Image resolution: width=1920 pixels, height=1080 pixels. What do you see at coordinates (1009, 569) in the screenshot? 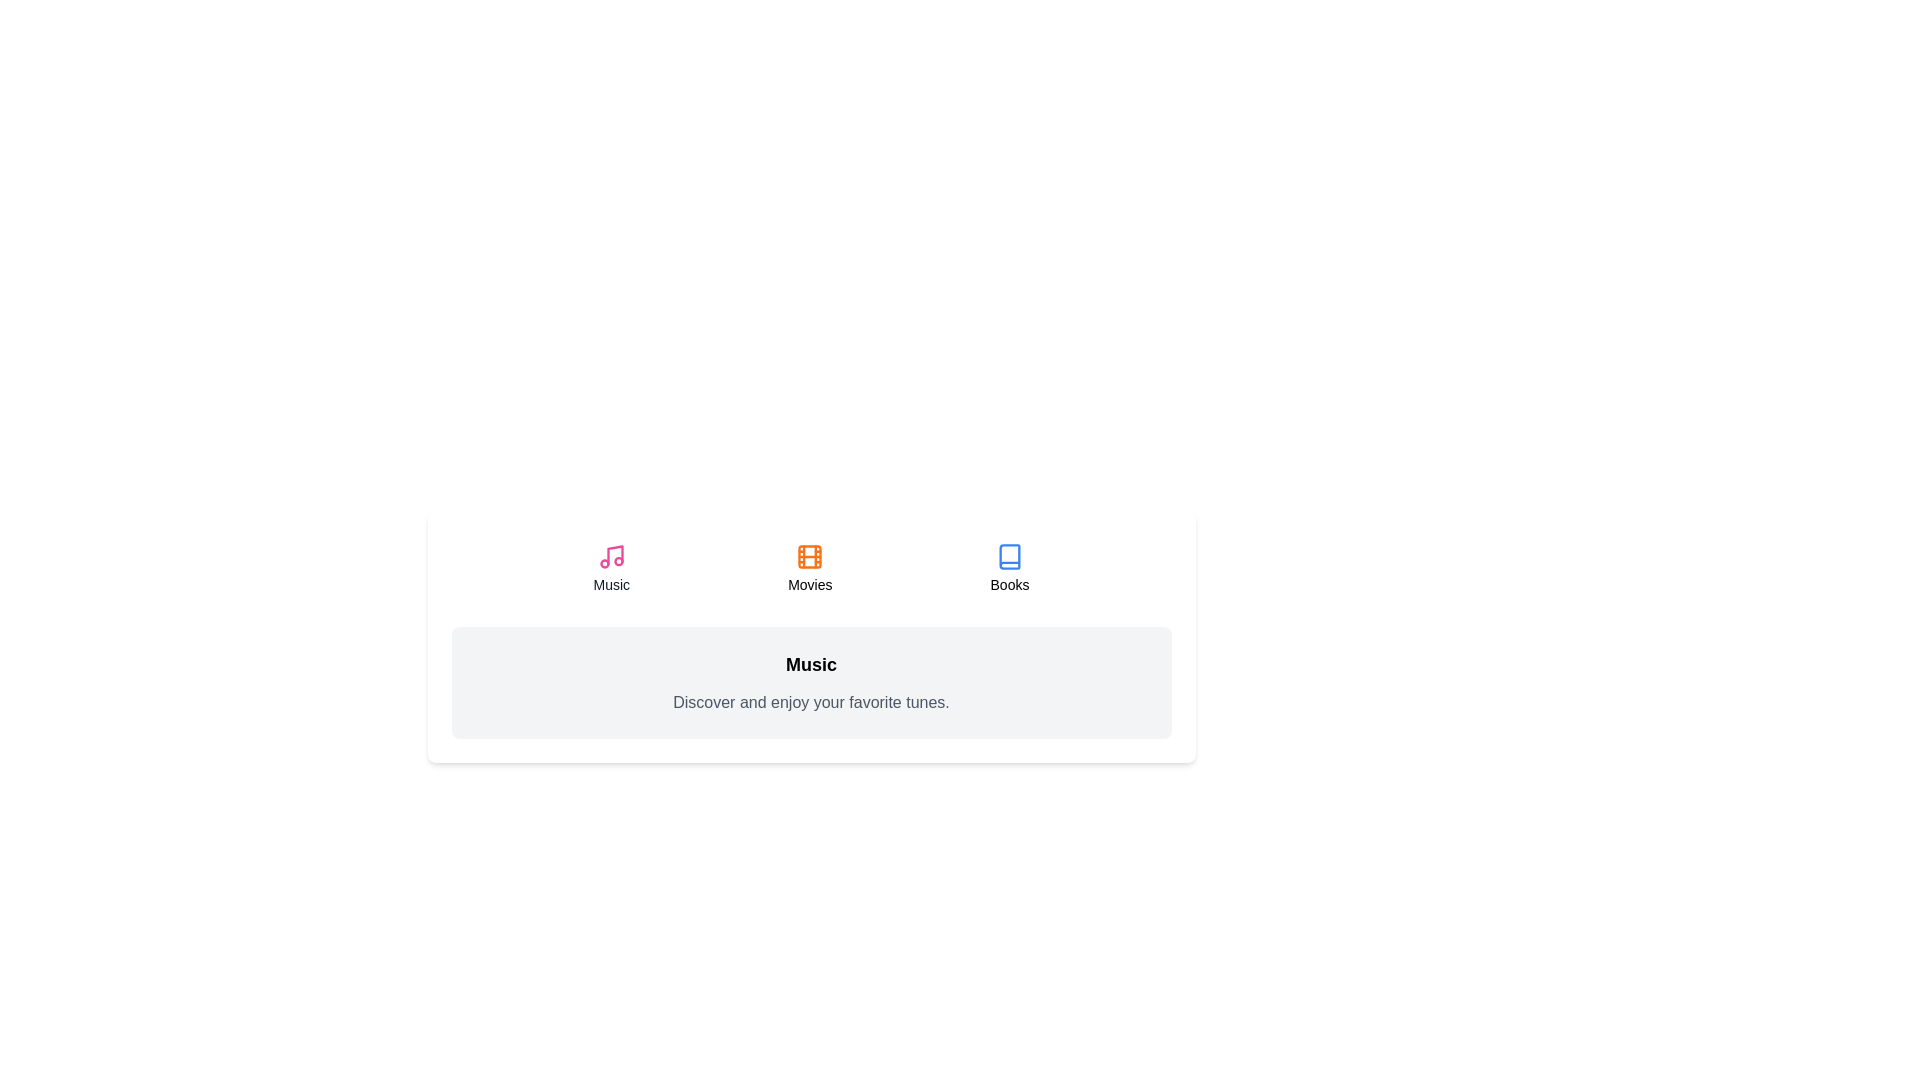
I see `the tab labeled 'Books' to observe its hover effects` at bounding box center [1009, 569].